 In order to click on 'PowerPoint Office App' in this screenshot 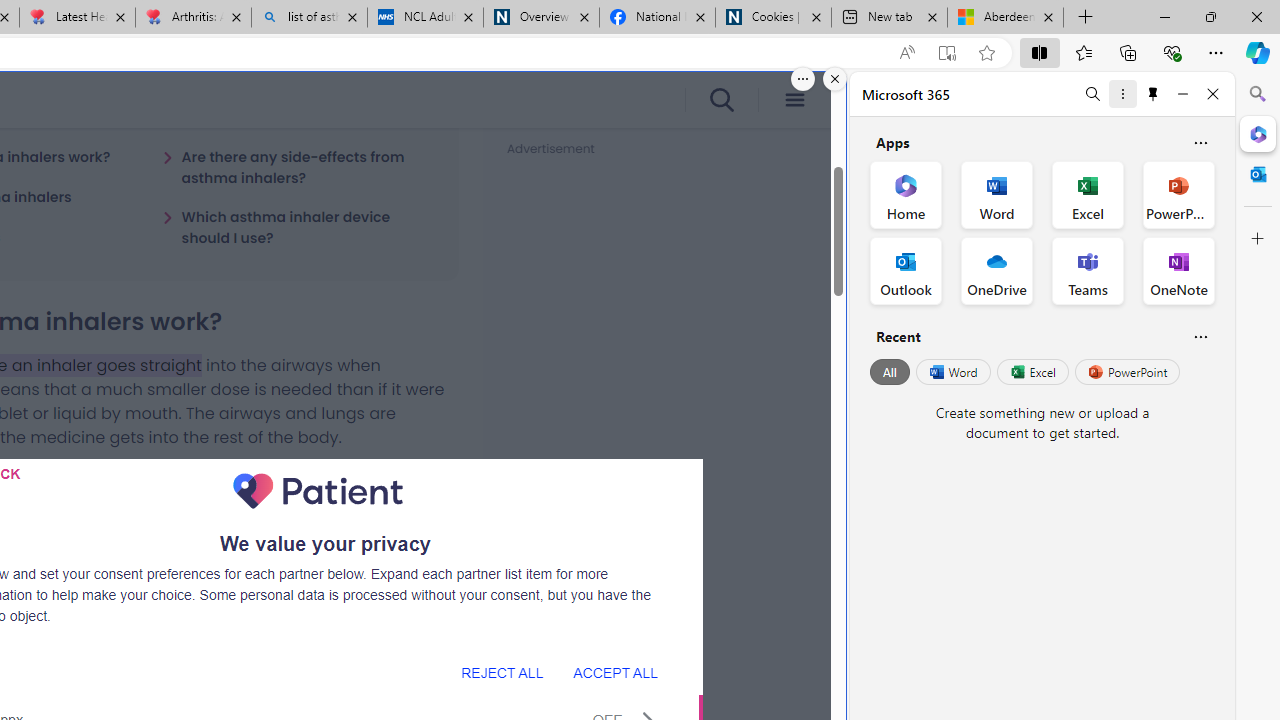, I will do `click(1178, 195)`.